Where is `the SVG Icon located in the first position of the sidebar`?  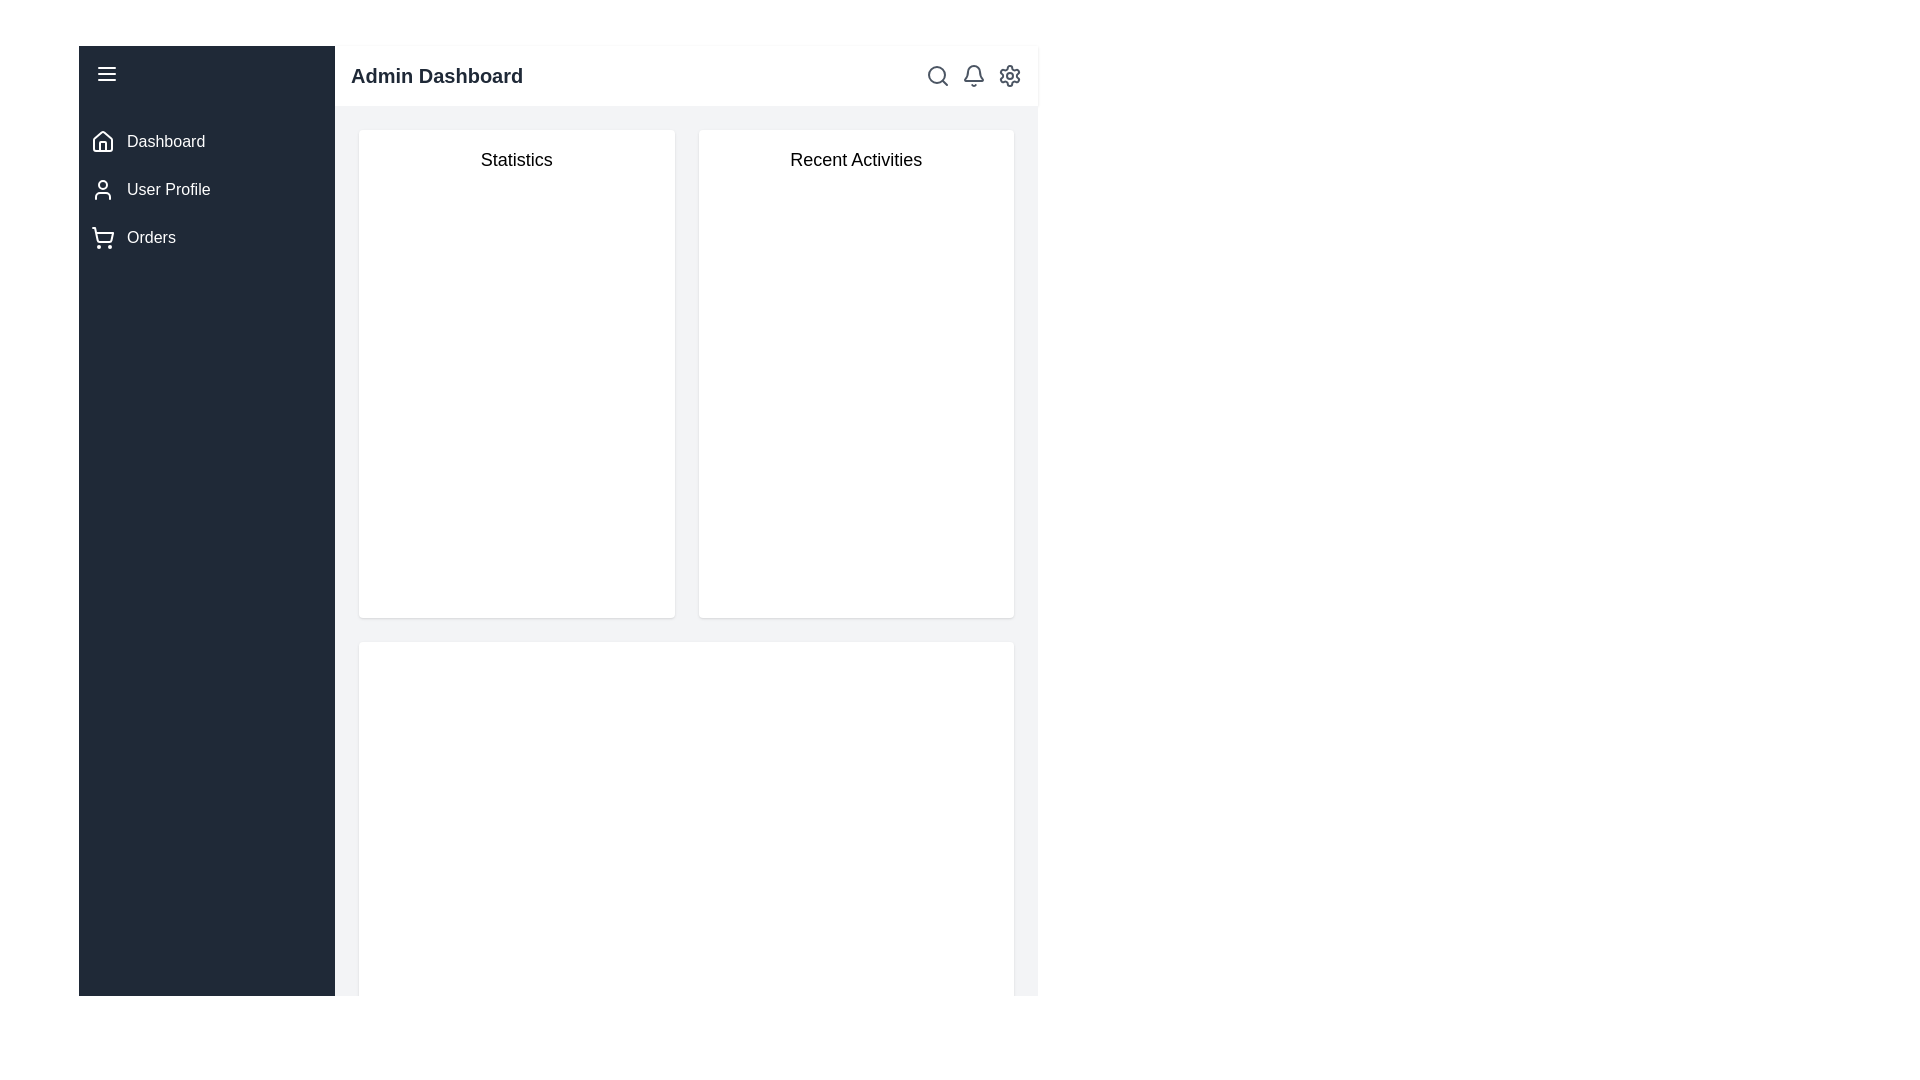
the SVG Icon located in the first position of the sidebar is located at coordinates (101, 141).